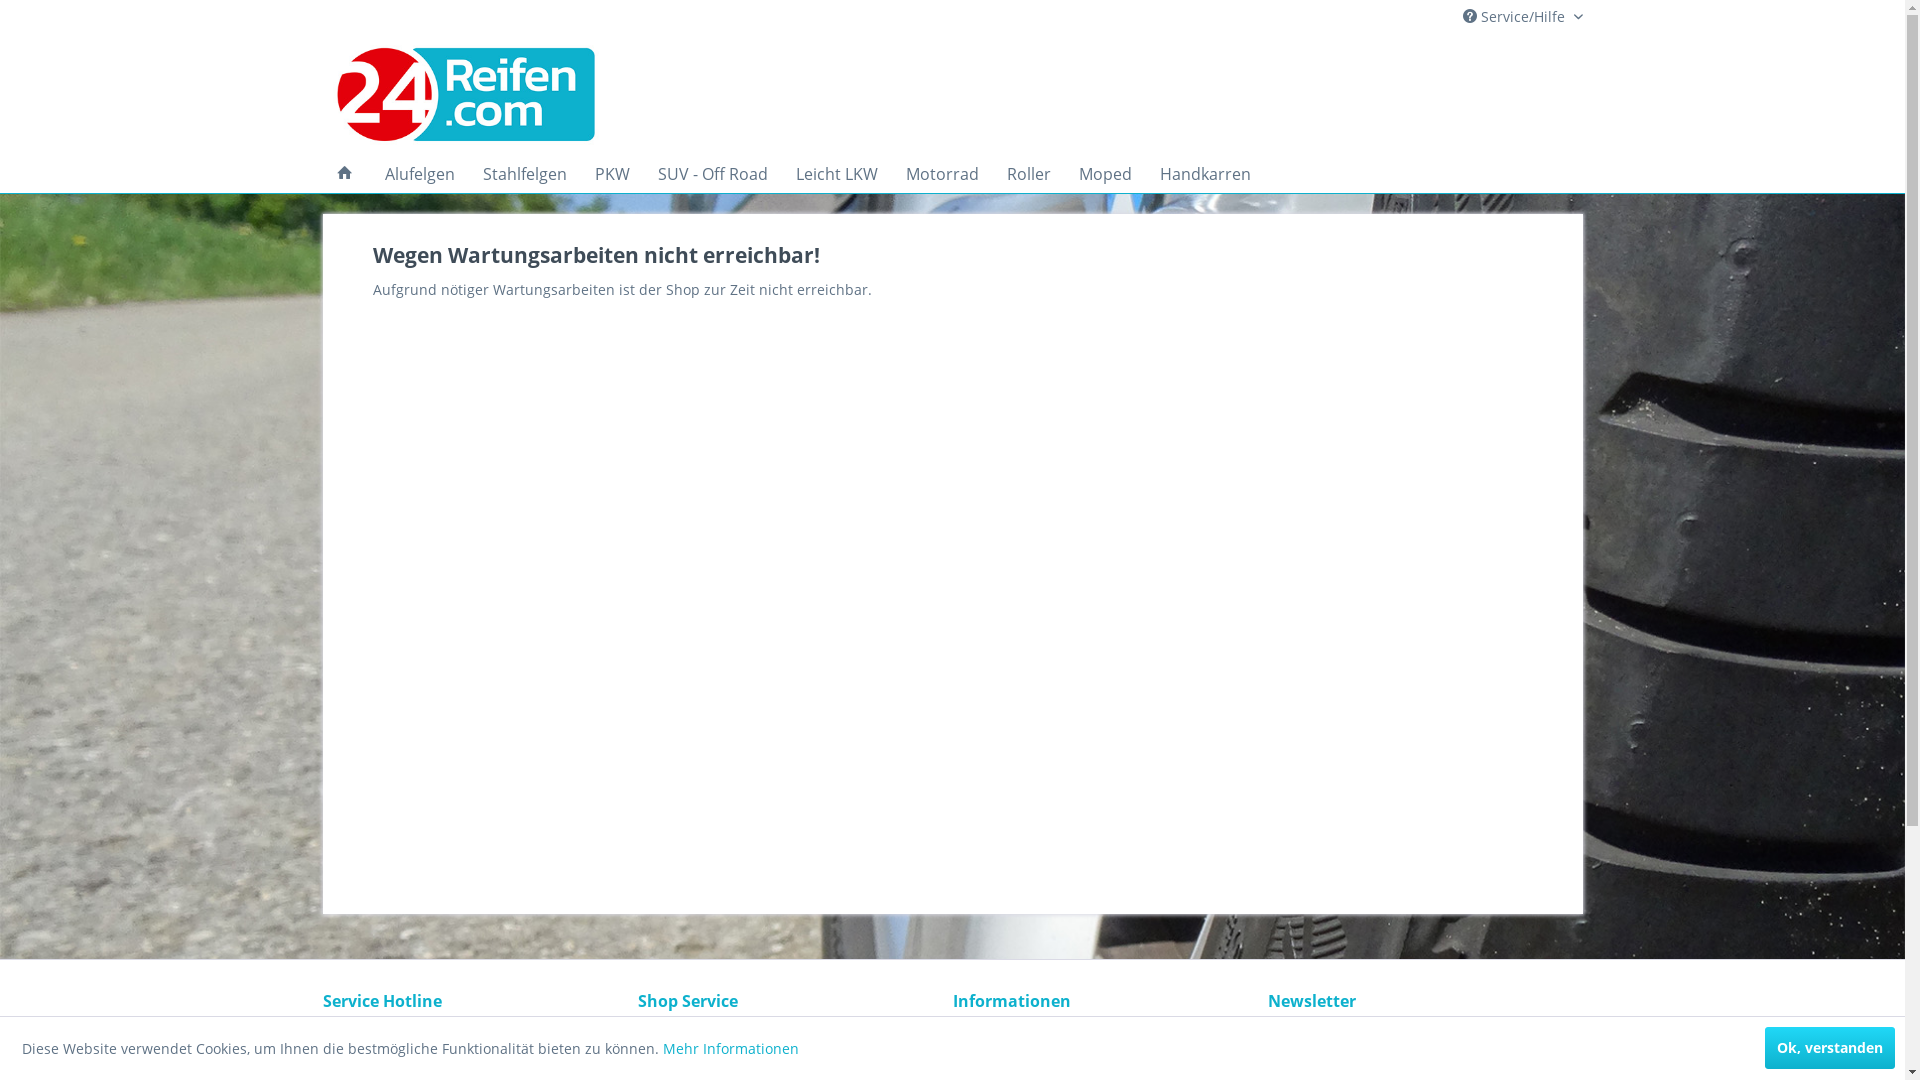  What do you see at coordinates (610, 172) in the screenshot?
I see `'PKW'` at bounding box center [610, 172].